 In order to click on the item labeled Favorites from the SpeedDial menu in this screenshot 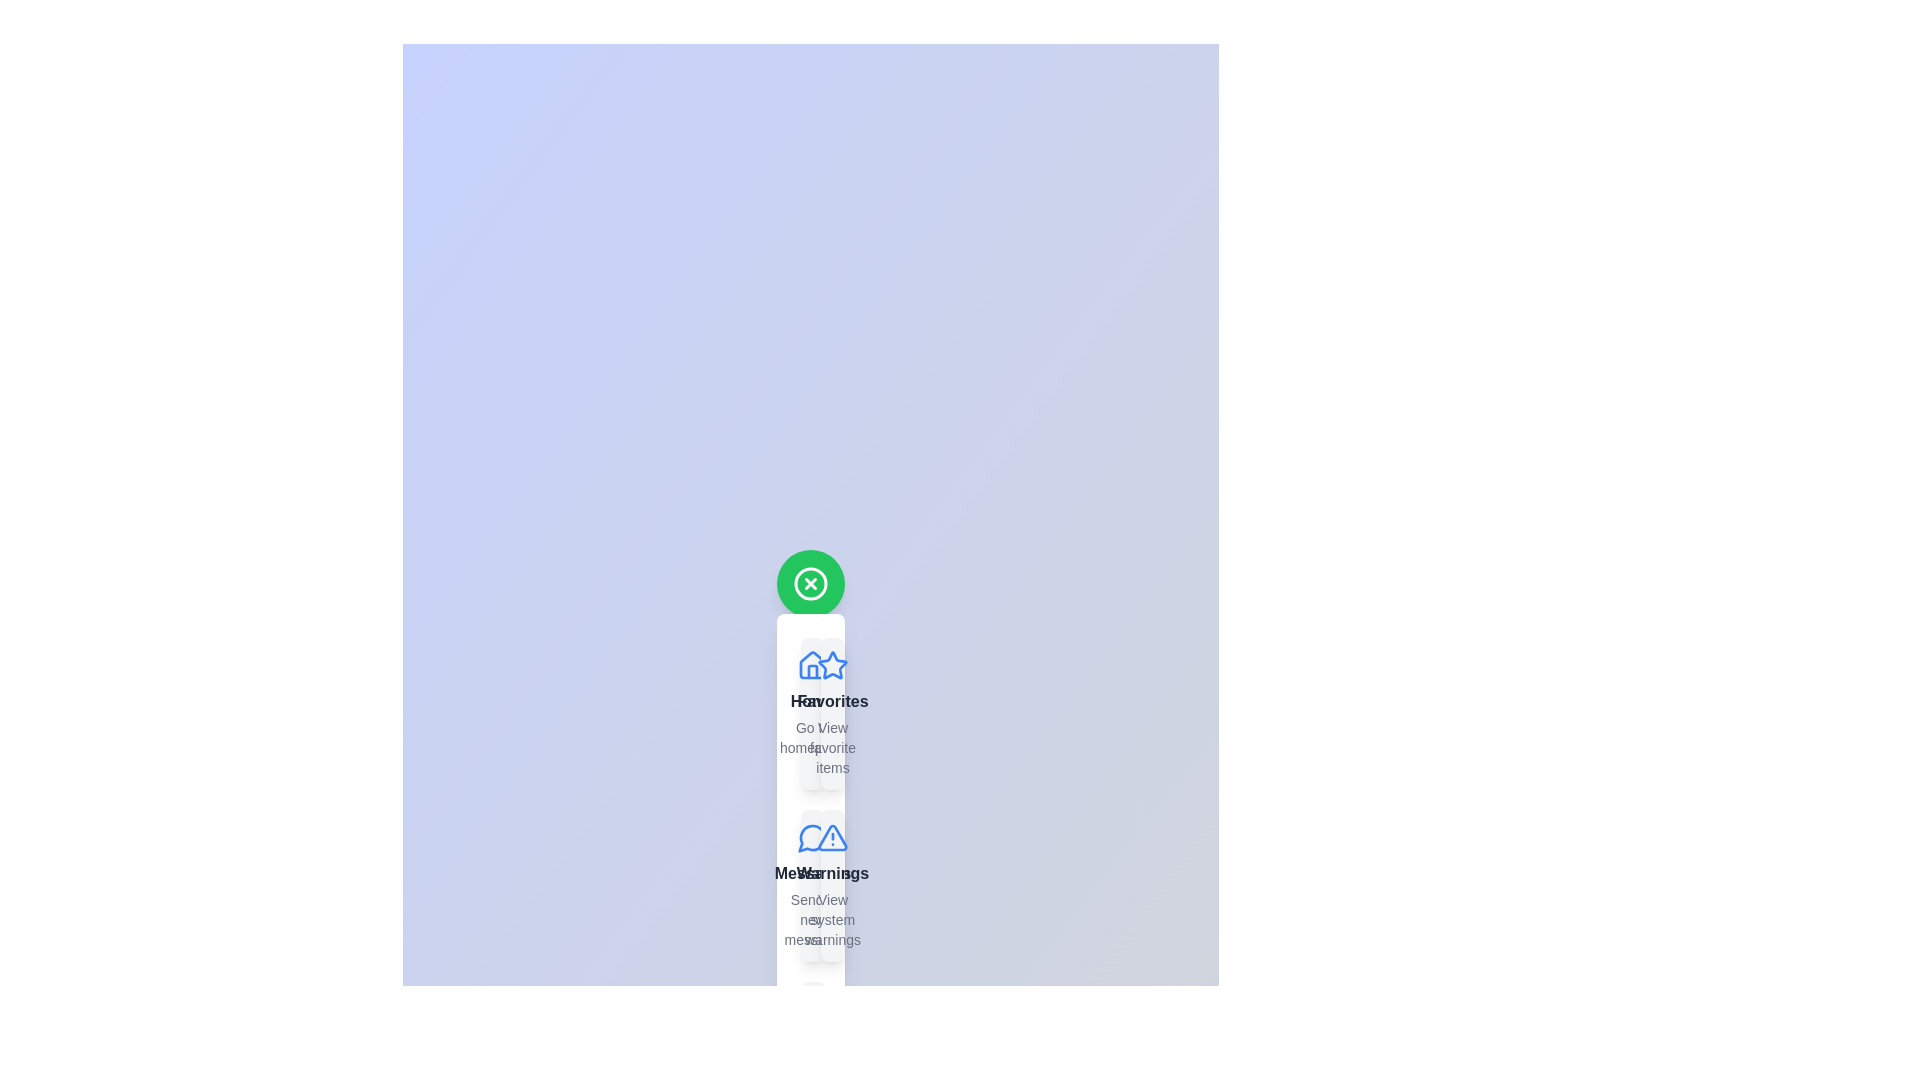, I will do `click(833, 712)`.